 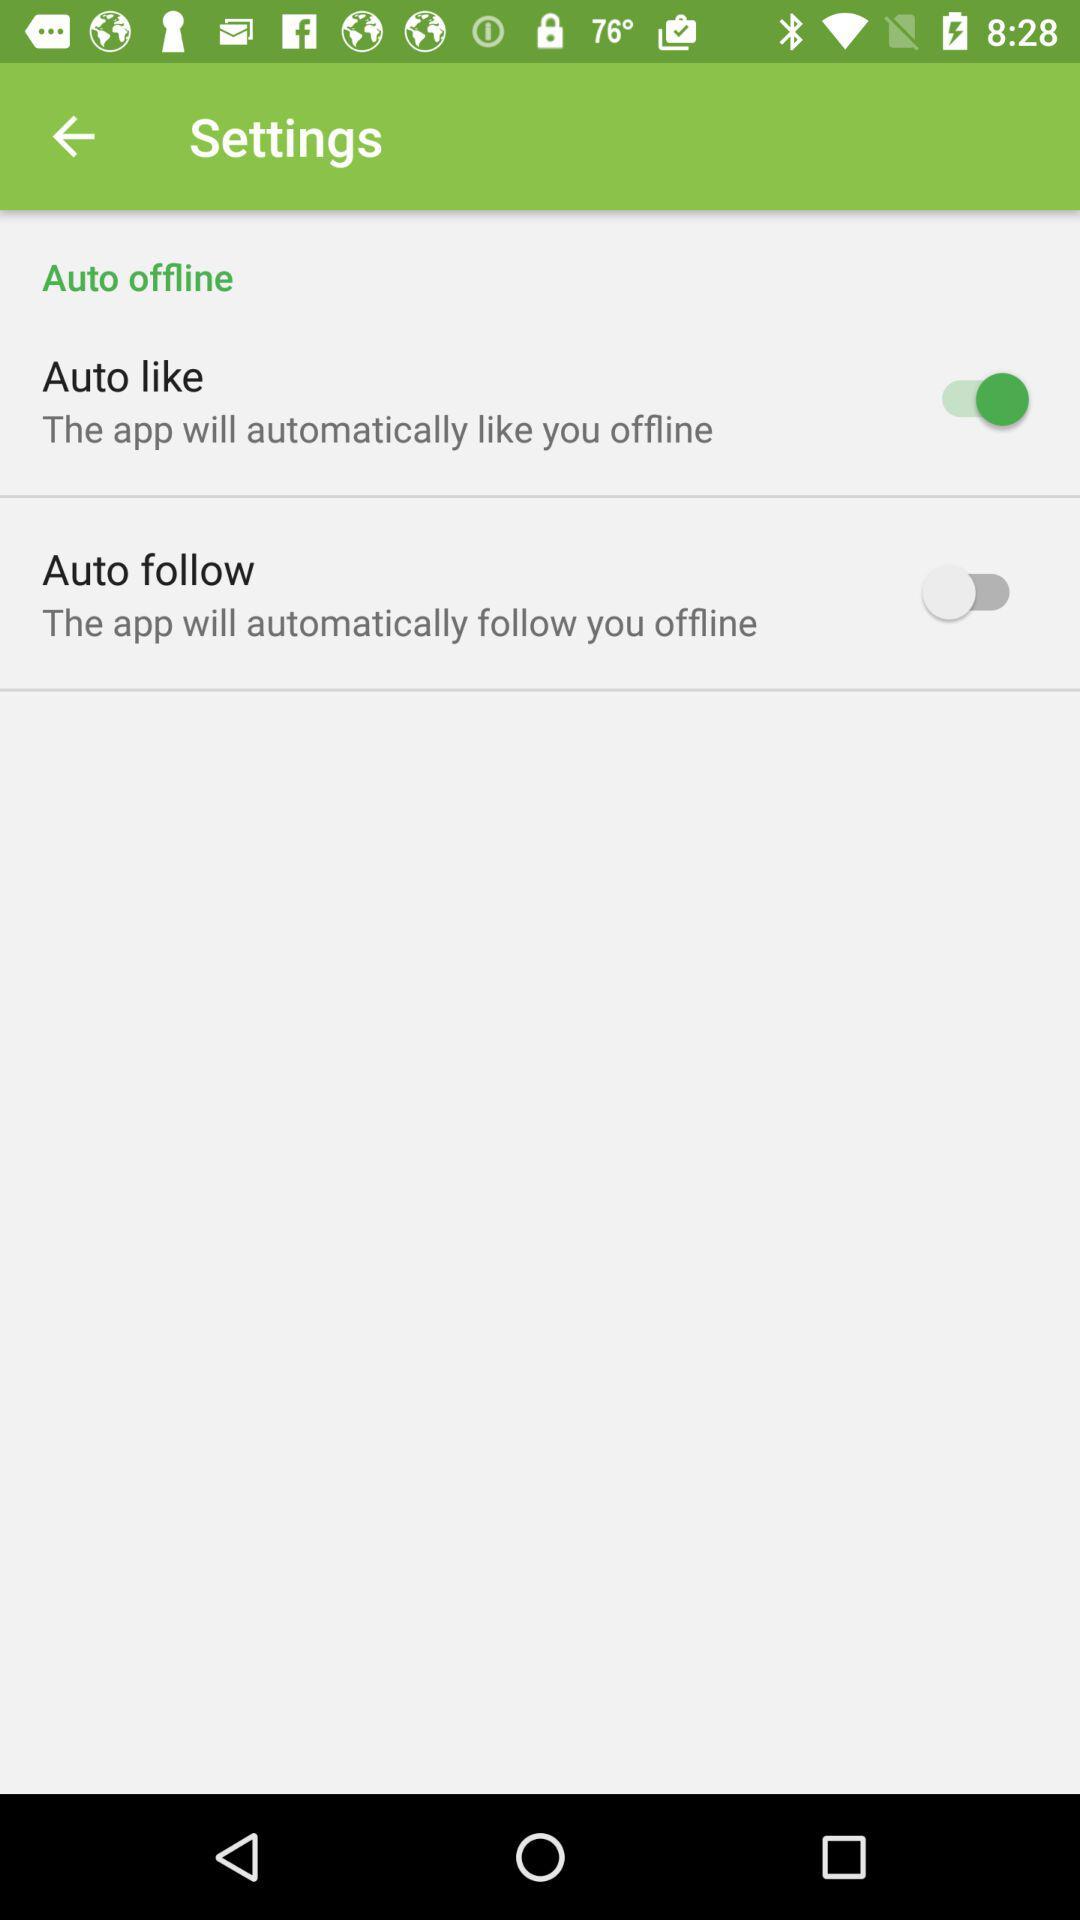 What do you see at coordinates (72, 135) in the screenshot?
I see `the icon to the left of settings item` at bounding box center [72, 135].